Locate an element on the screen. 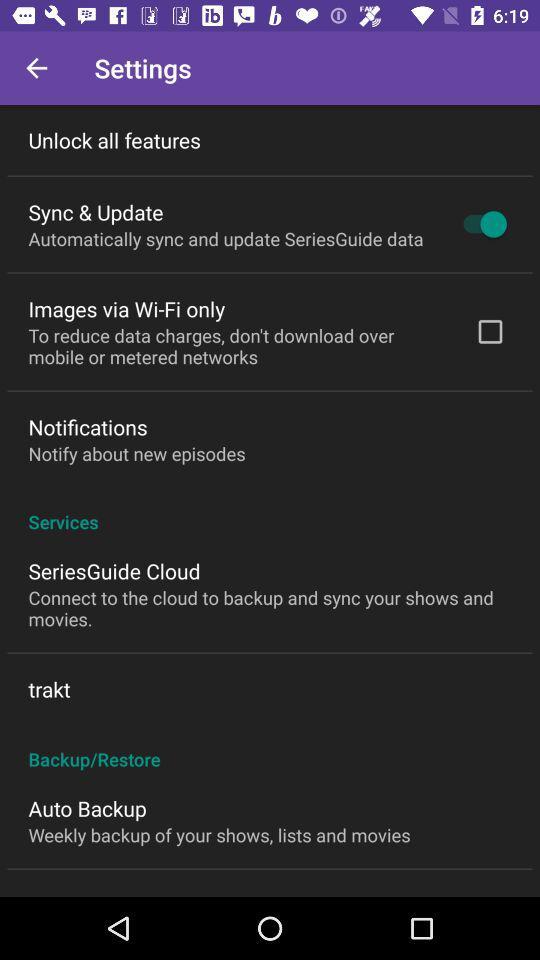  the item at the top right corner is located at coordinates (479, 224).